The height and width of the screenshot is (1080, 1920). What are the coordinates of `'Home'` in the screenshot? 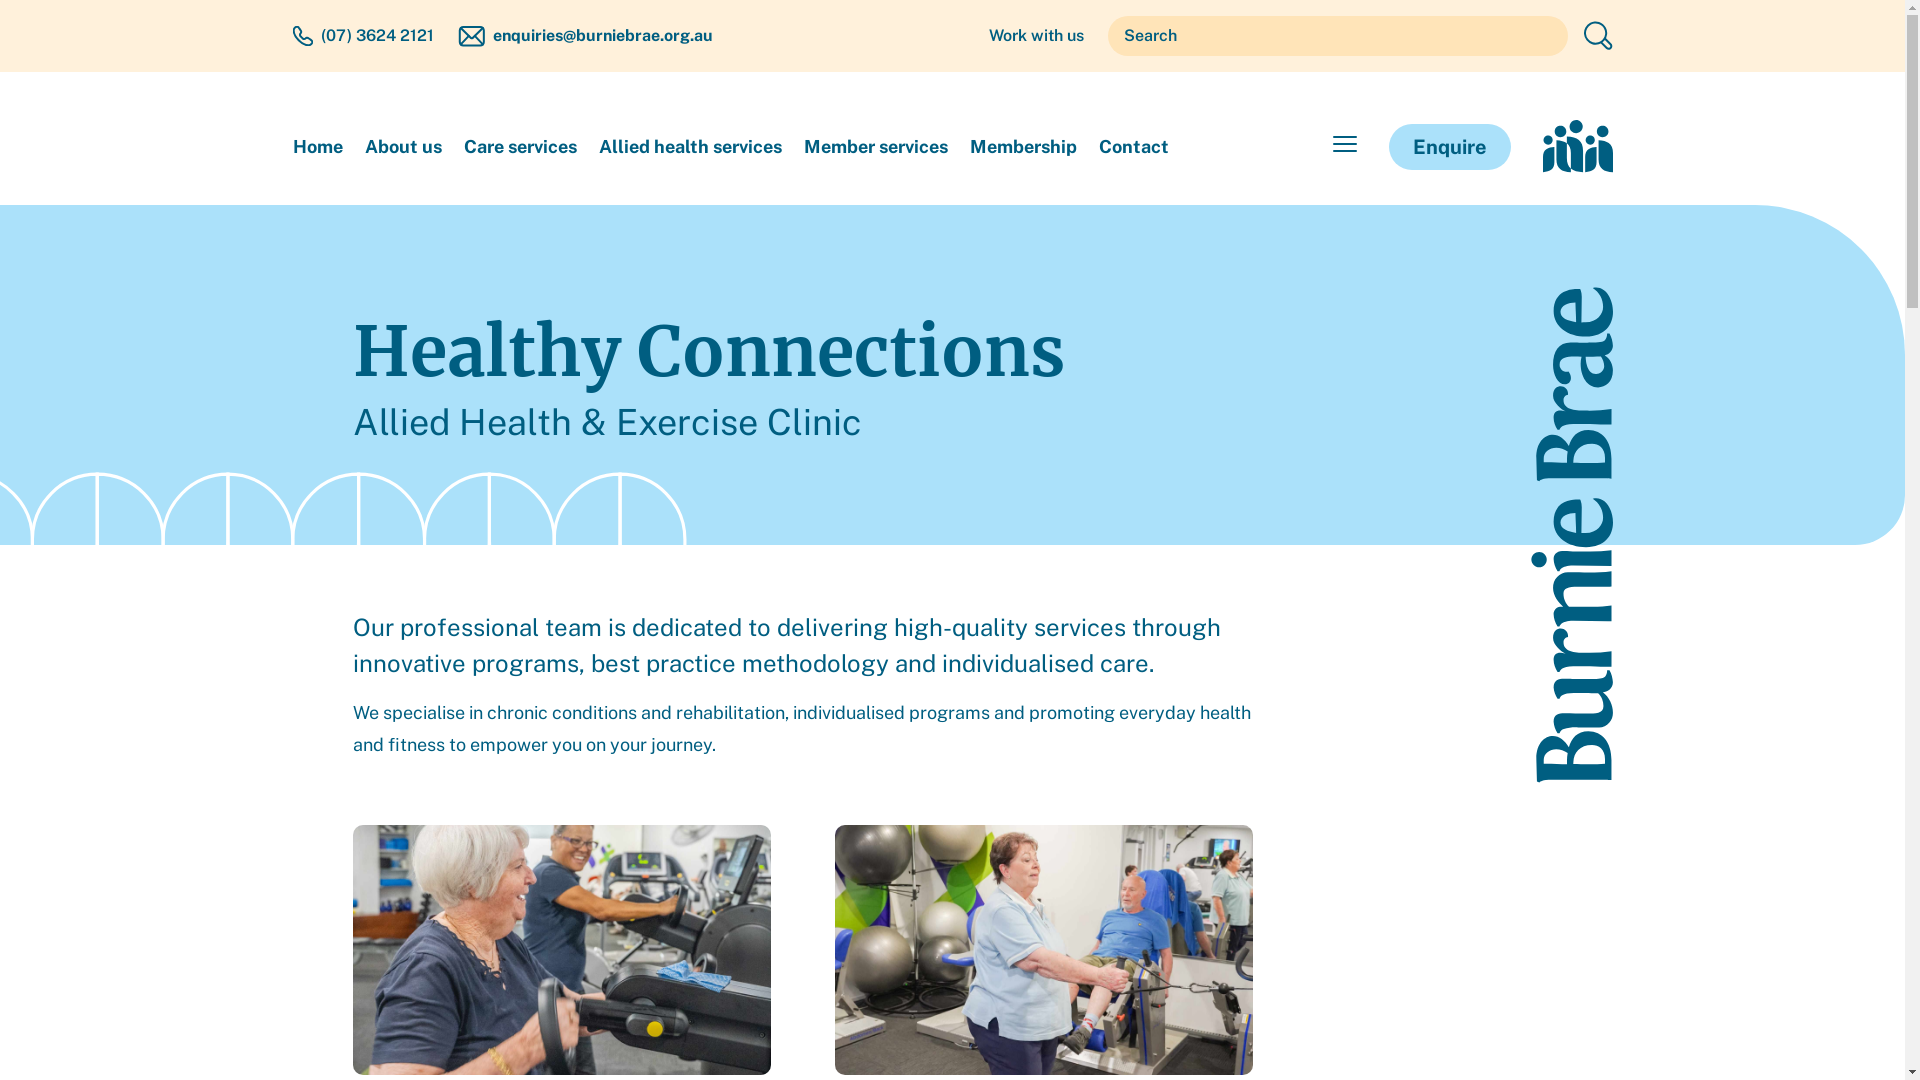 It's located at (315, 145).